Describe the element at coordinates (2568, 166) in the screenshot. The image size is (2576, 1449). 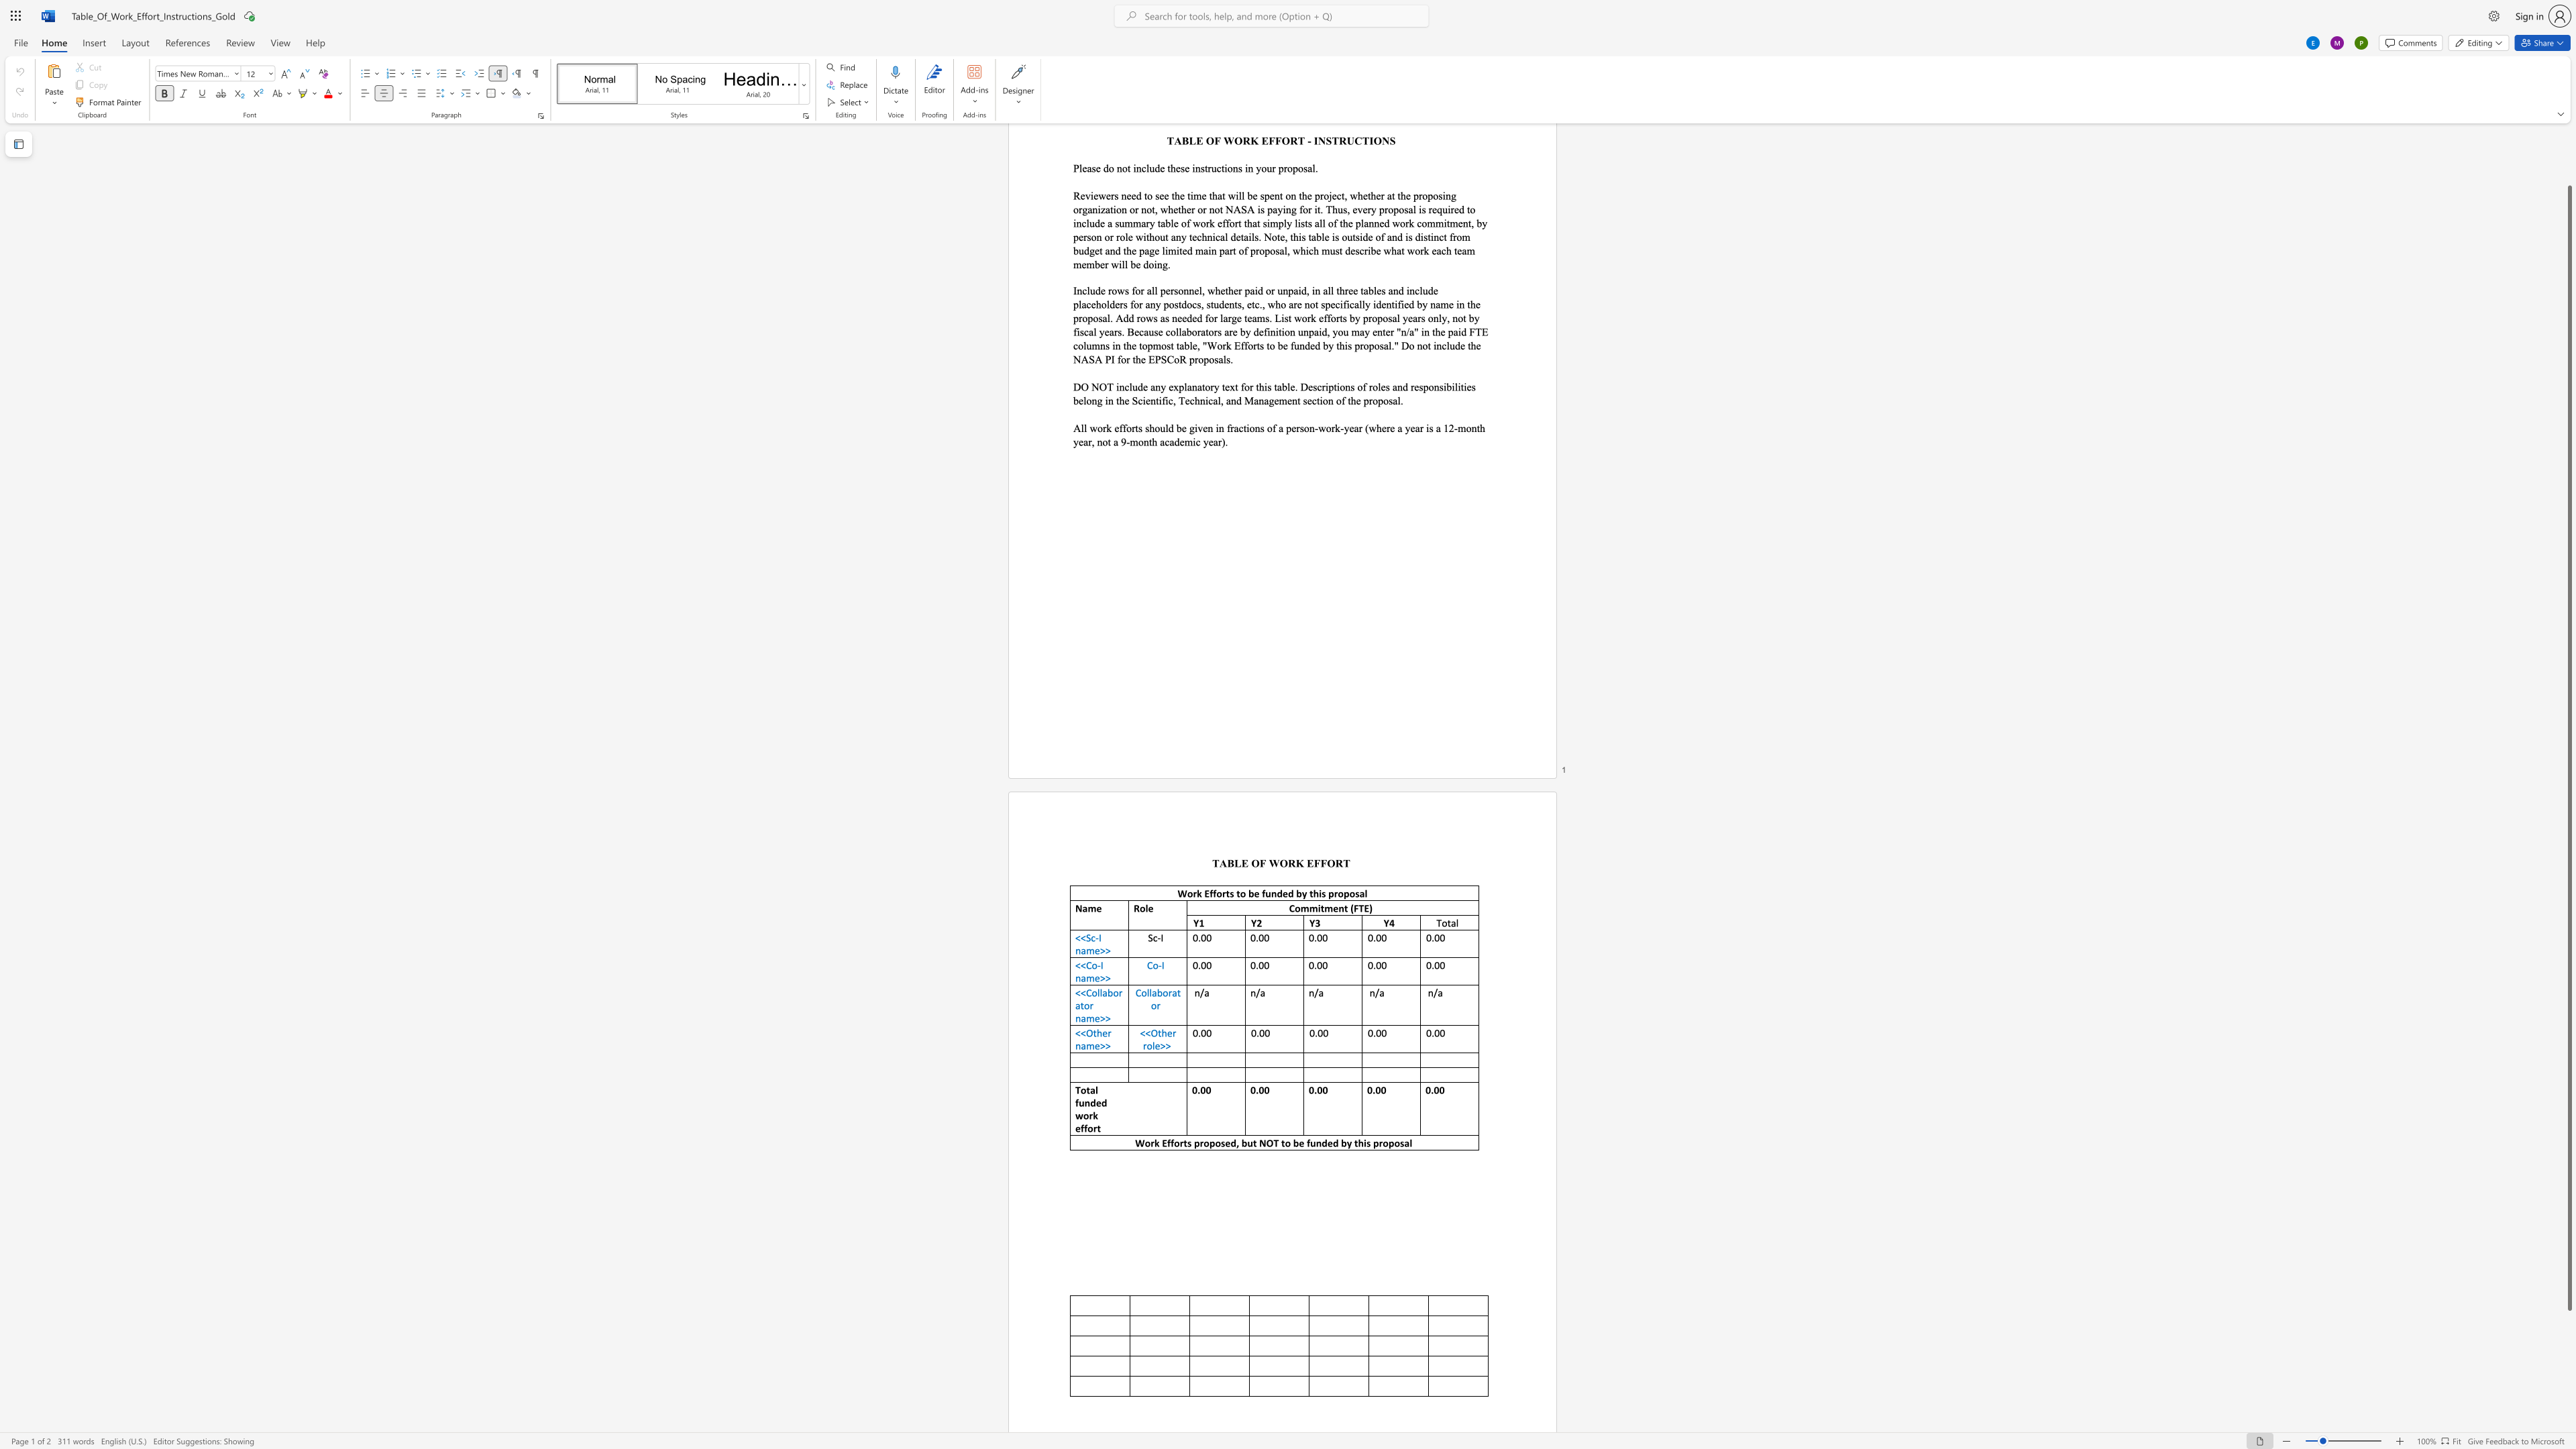
I see `the scrollbar to scroll upward` at that location.